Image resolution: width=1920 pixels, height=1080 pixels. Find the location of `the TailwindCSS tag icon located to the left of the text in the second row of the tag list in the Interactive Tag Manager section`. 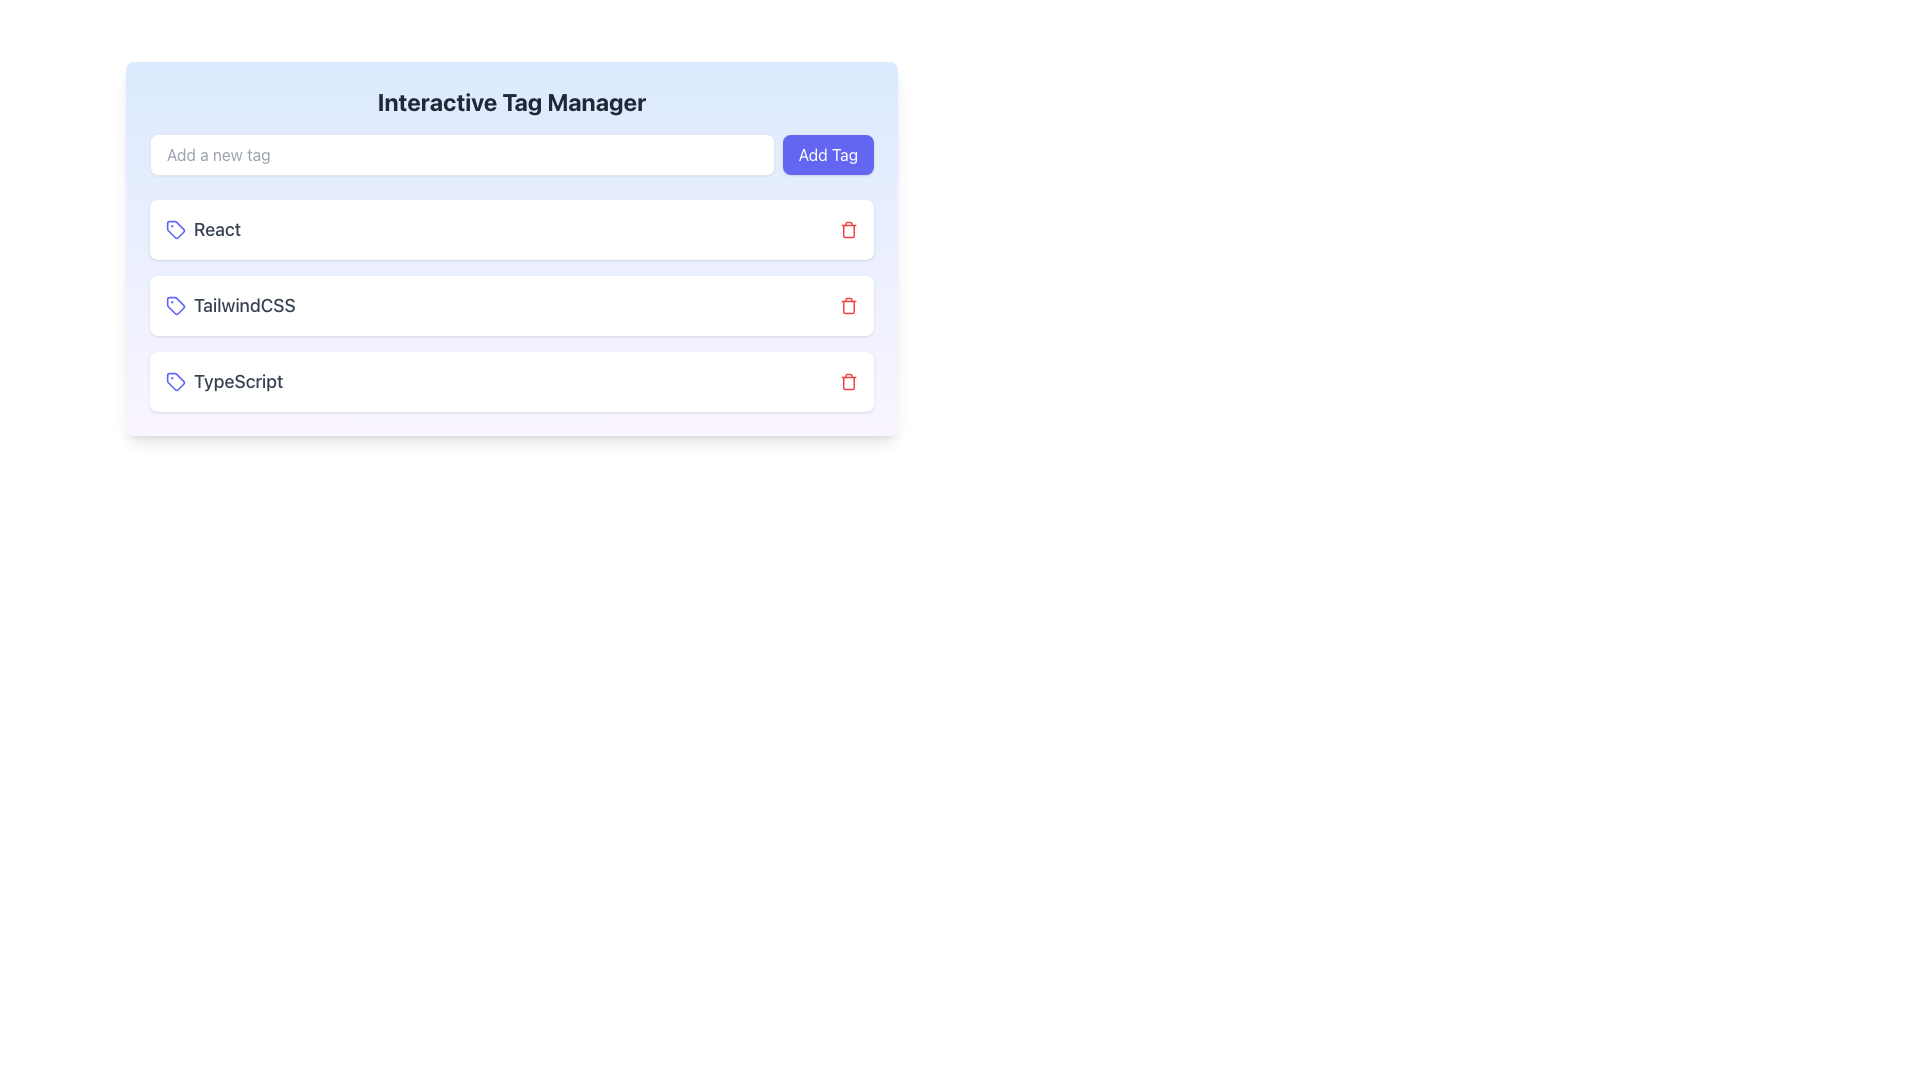

the TailwindCSS tag icon located to the left of the text in the second row of the tag list in the Interactive Tag Manager section is located at coordinates (176, 305).